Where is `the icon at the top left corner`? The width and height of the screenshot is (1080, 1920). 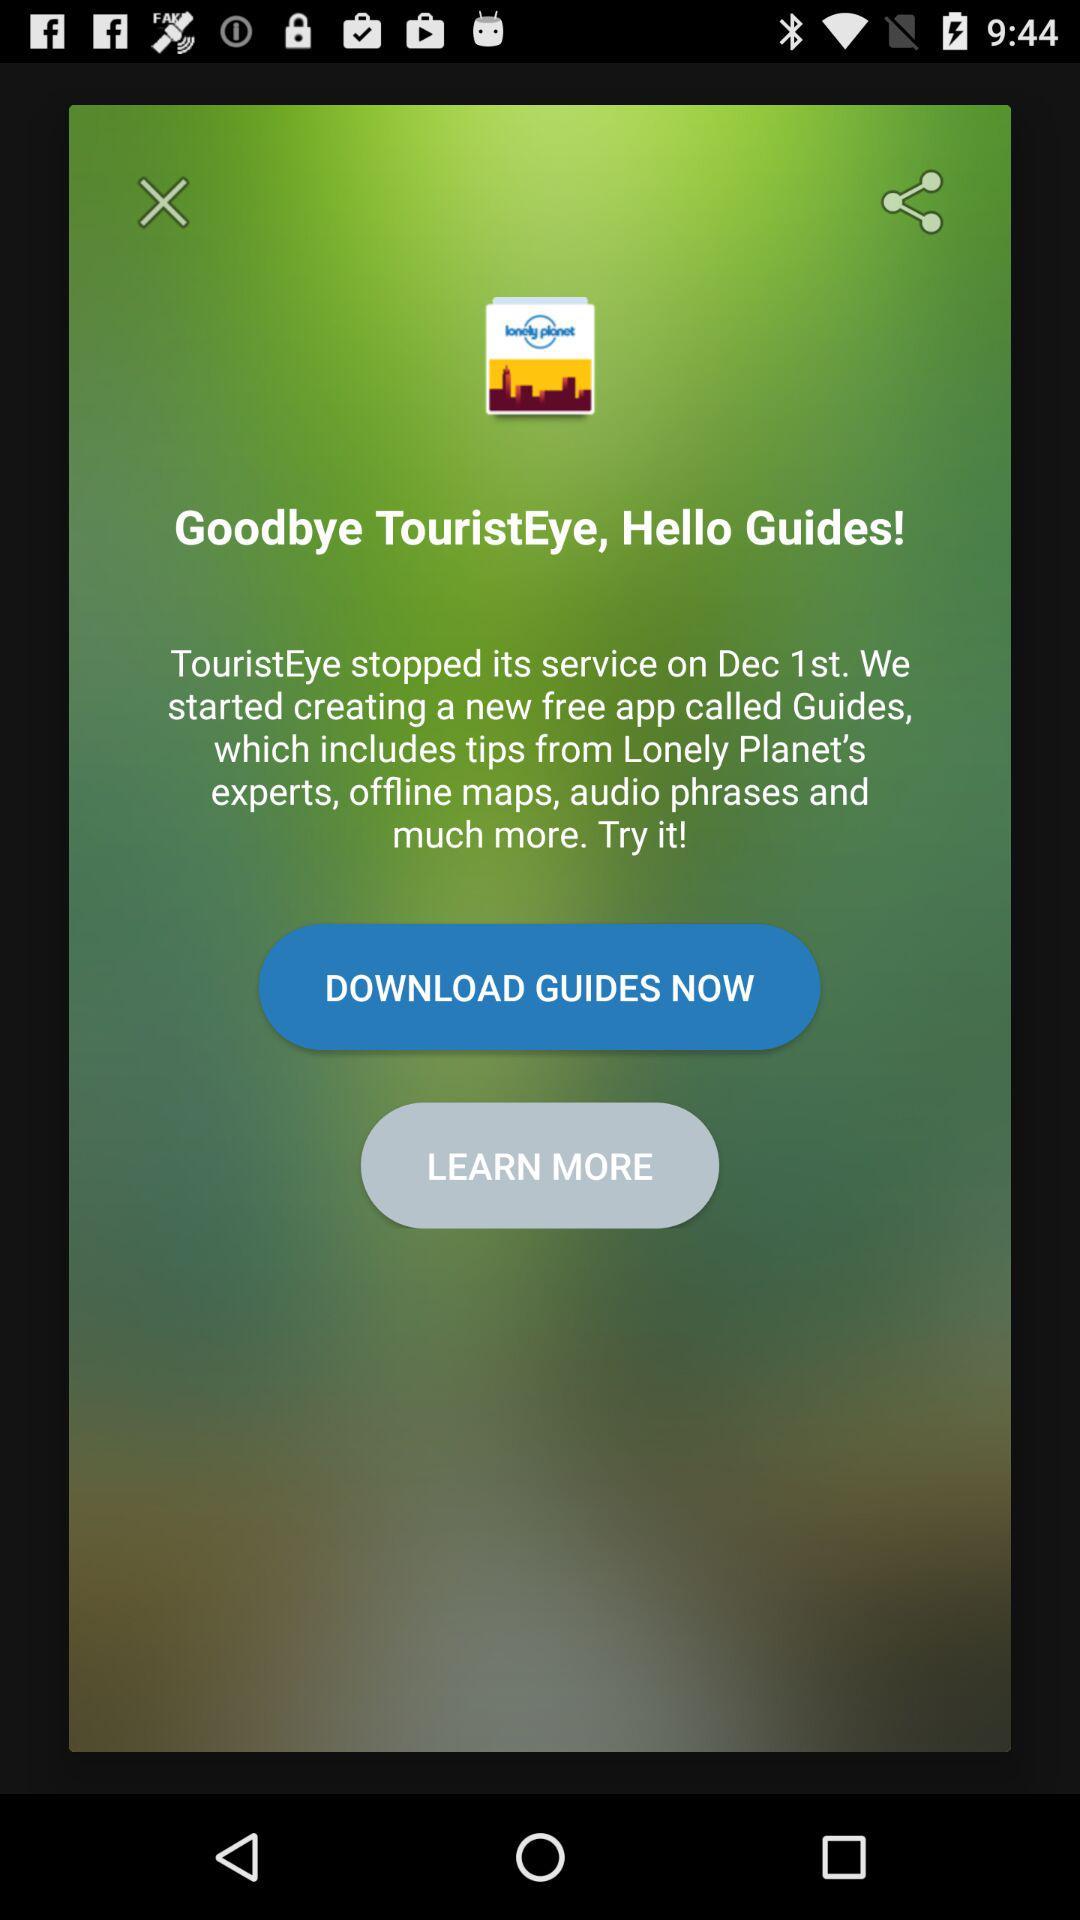 the icon at the top left corner is located at coordinates (162, 202).